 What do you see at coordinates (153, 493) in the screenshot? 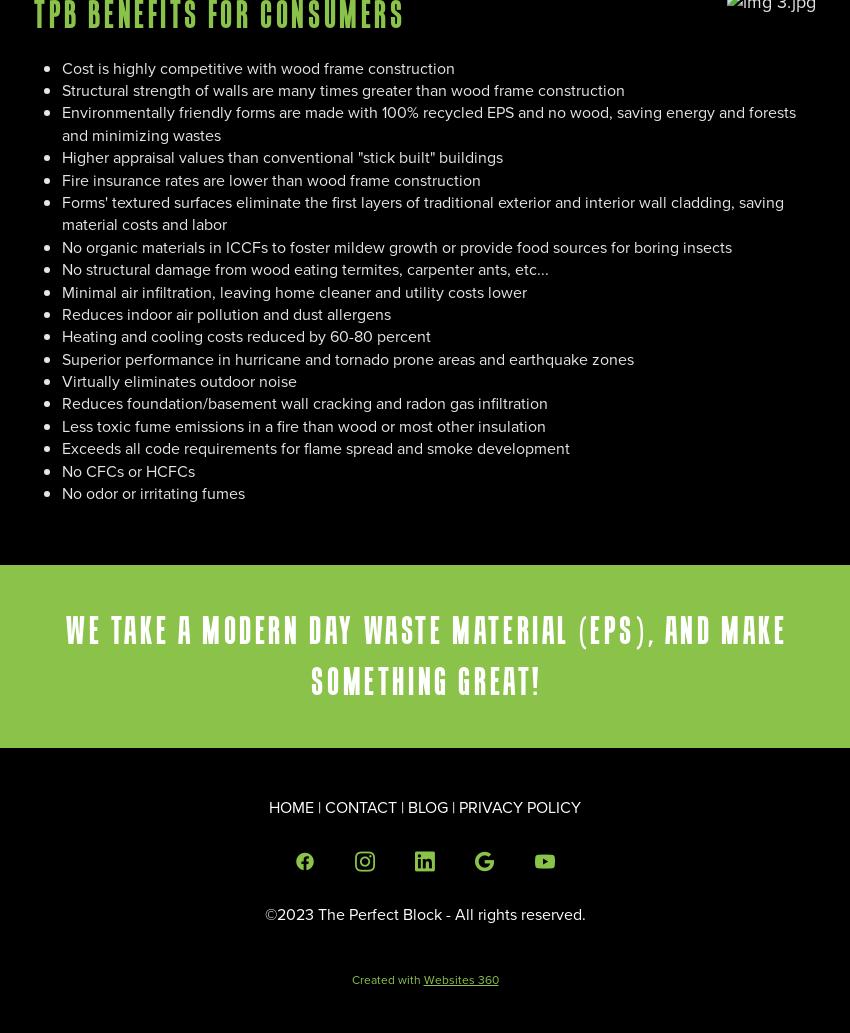
I see `'No odor or irritating fumes'` at bounding box center [153, 493].